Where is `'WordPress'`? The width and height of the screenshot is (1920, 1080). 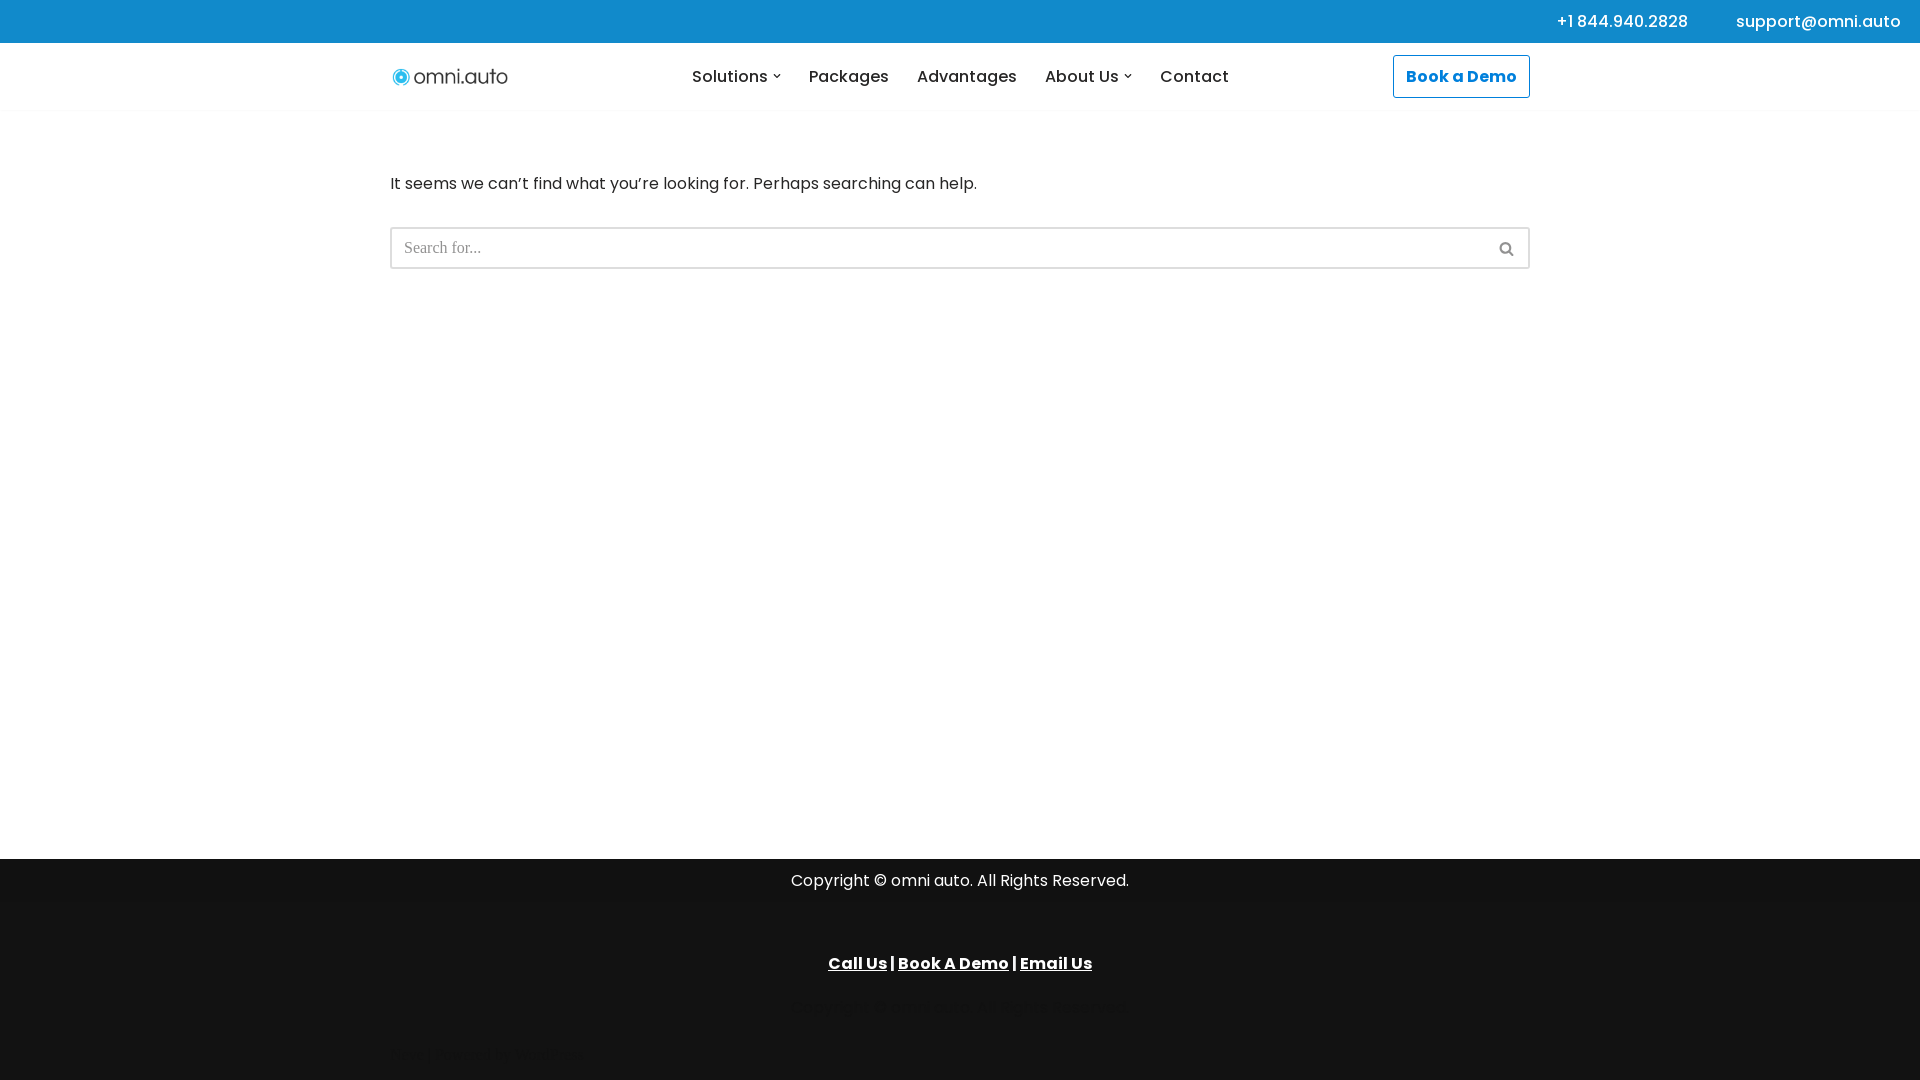
'WordPress' is located at coordinates (549, 1053).